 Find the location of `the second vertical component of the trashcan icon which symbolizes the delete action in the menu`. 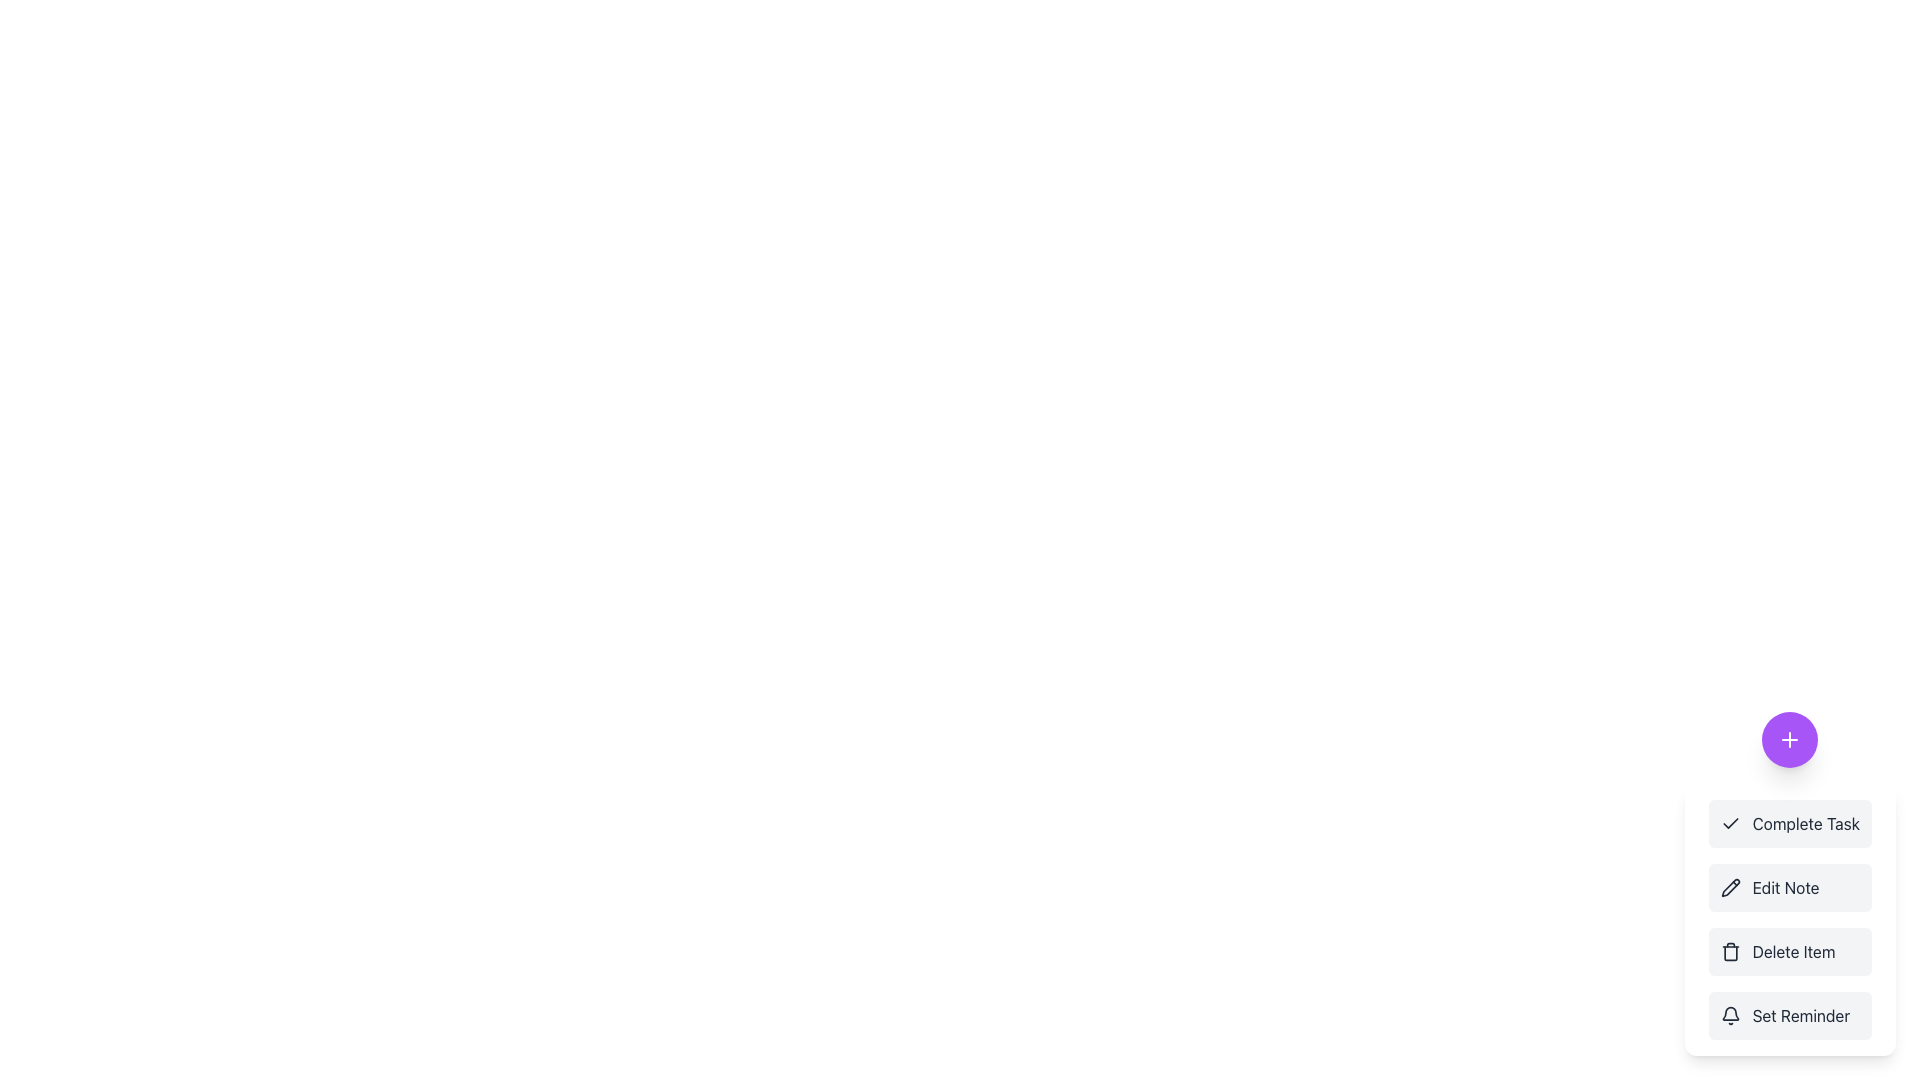

the second vertical component of the trashcan icon which symbolizes the delete action in the menu is located at coordinates (1729, 952).